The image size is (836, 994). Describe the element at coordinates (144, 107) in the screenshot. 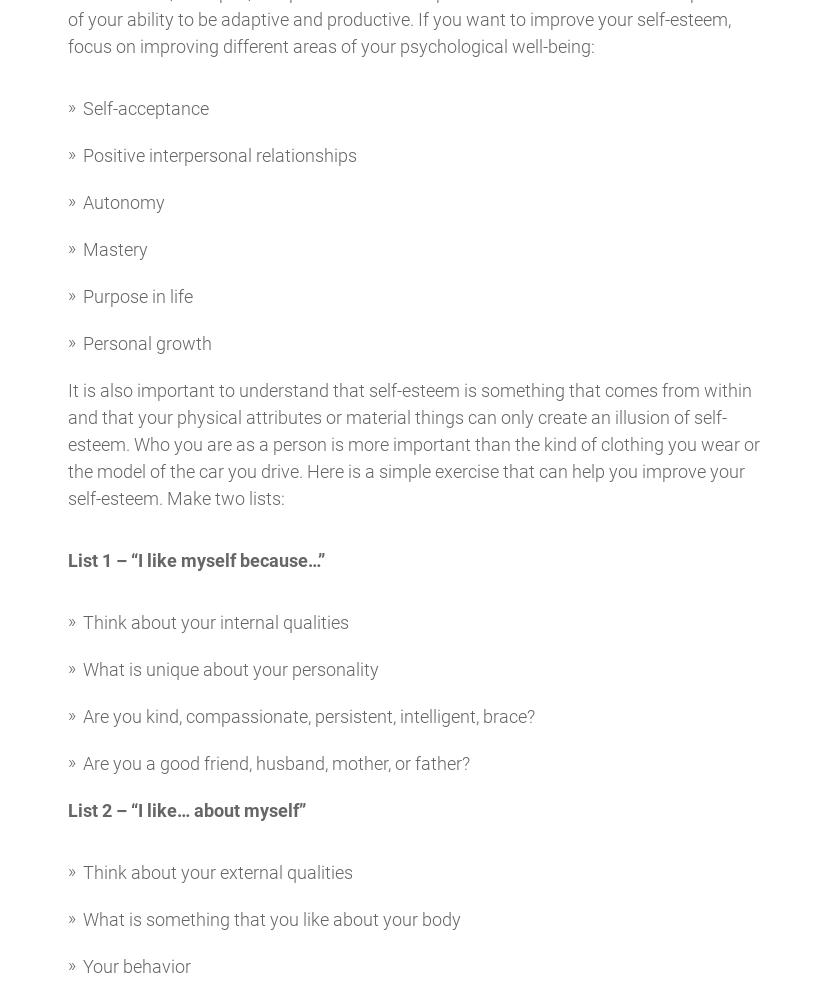

I see `'Self-acceptance'` at that location.